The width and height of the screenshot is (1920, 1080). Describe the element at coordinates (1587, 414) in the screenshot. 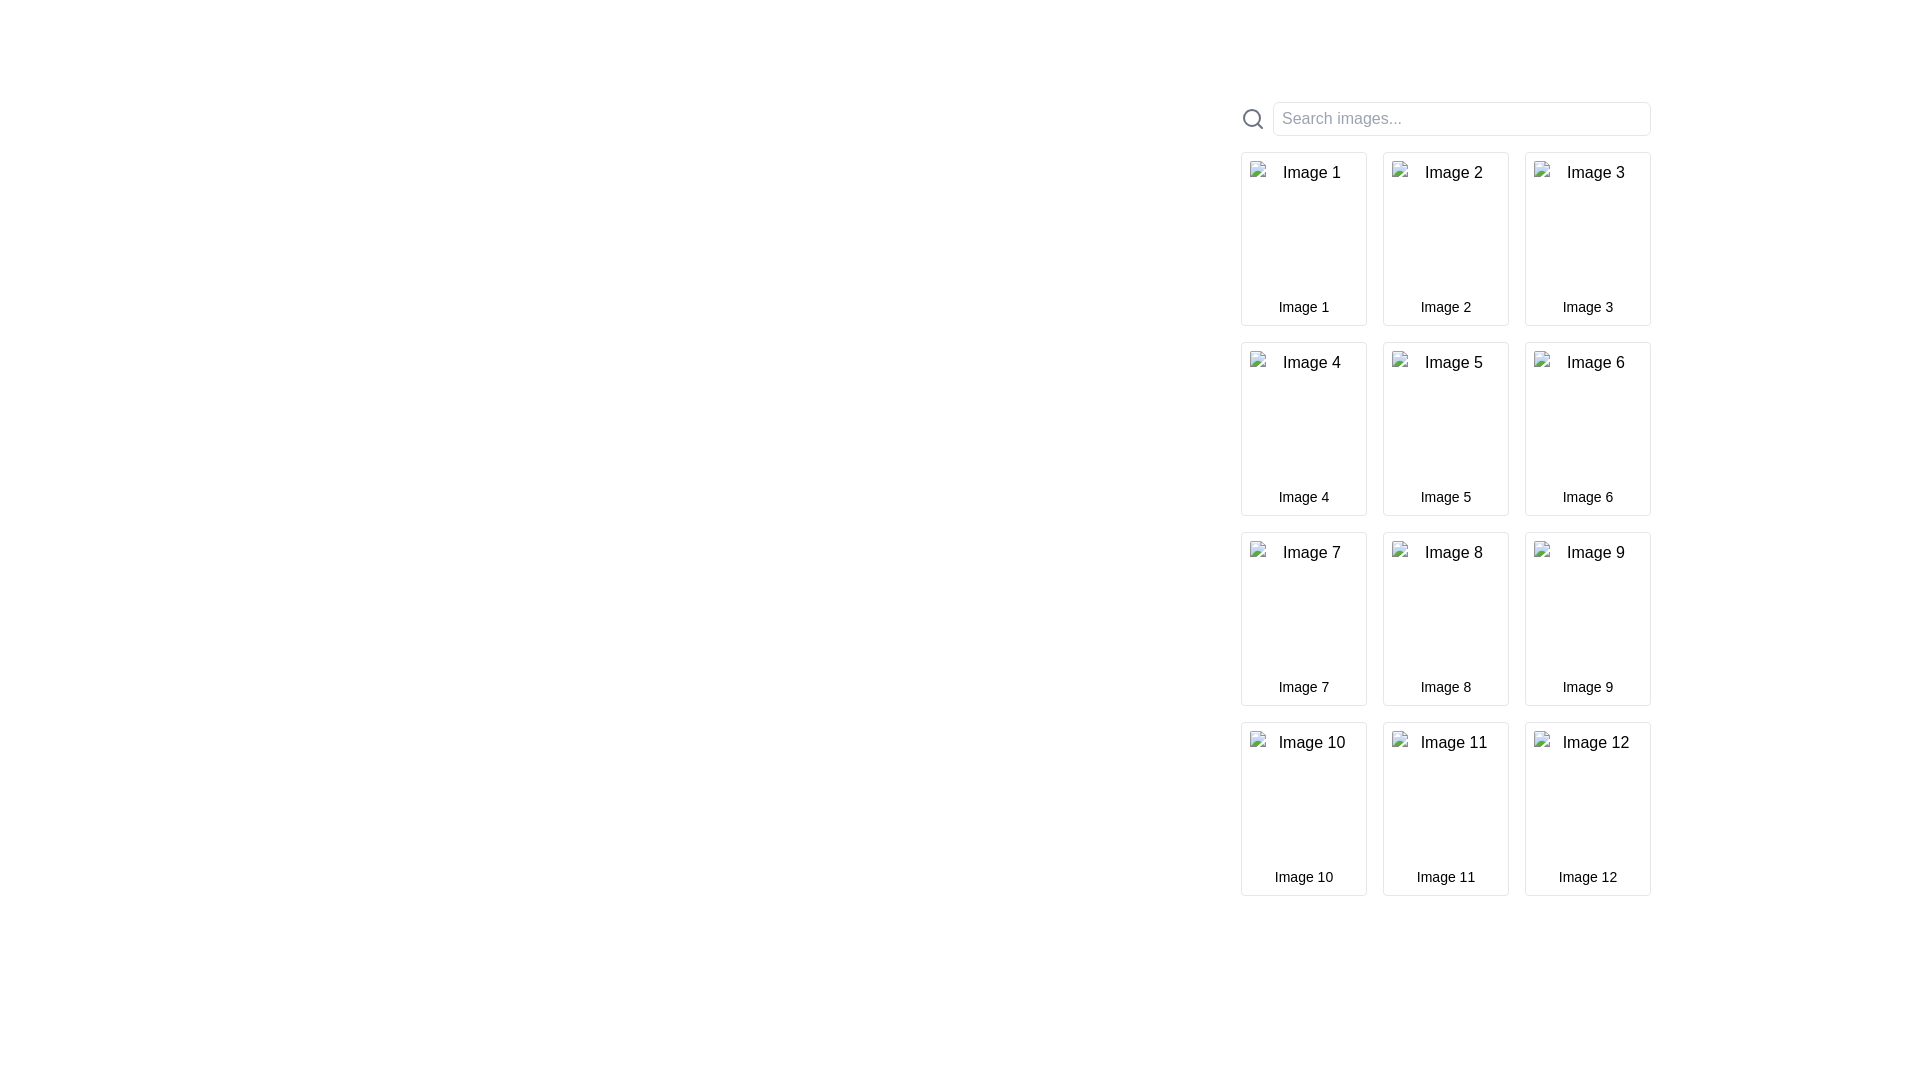

I see `the image placeholder displaying 'Image 6' with a gray background to interact or examine it` at that location.